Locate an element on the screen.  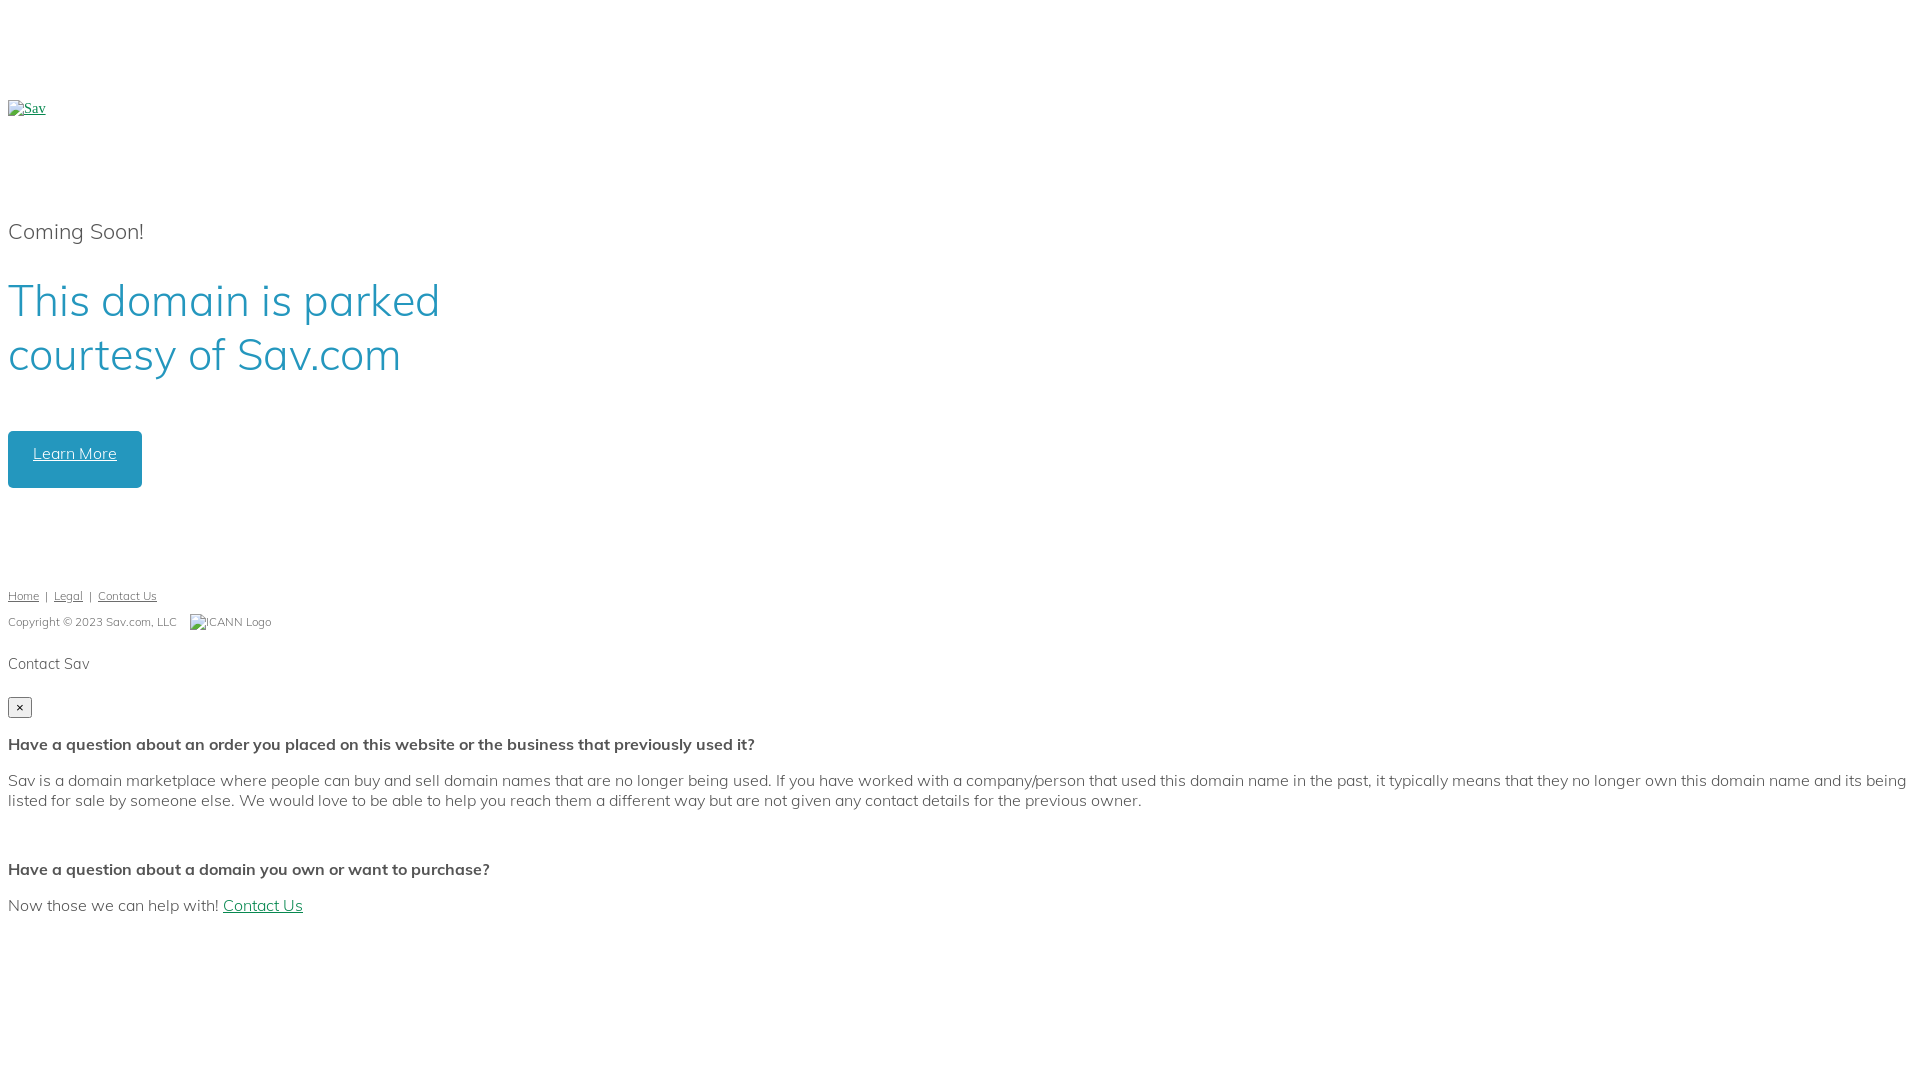
'Learn More' is located at coordinates (8, 459).